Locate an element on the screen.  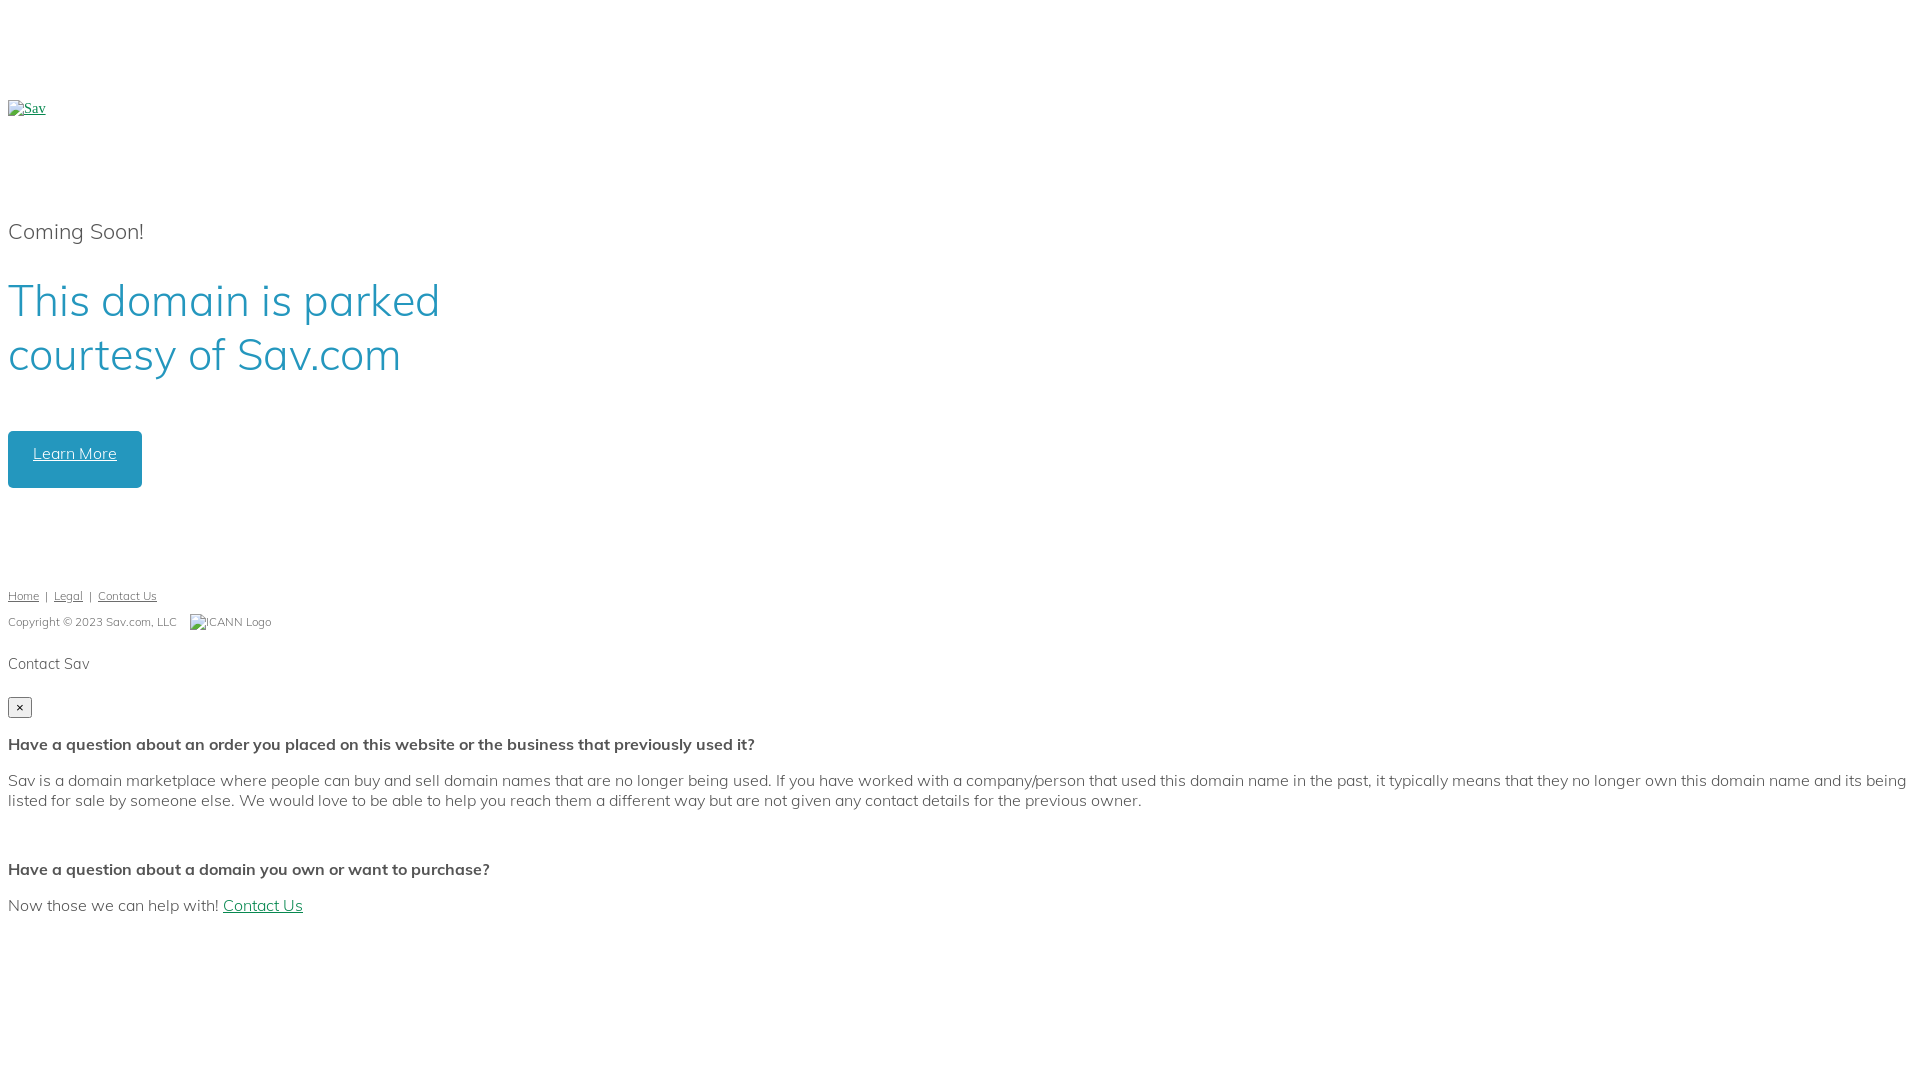
'Learn More' is located at coordinates (8, 459).